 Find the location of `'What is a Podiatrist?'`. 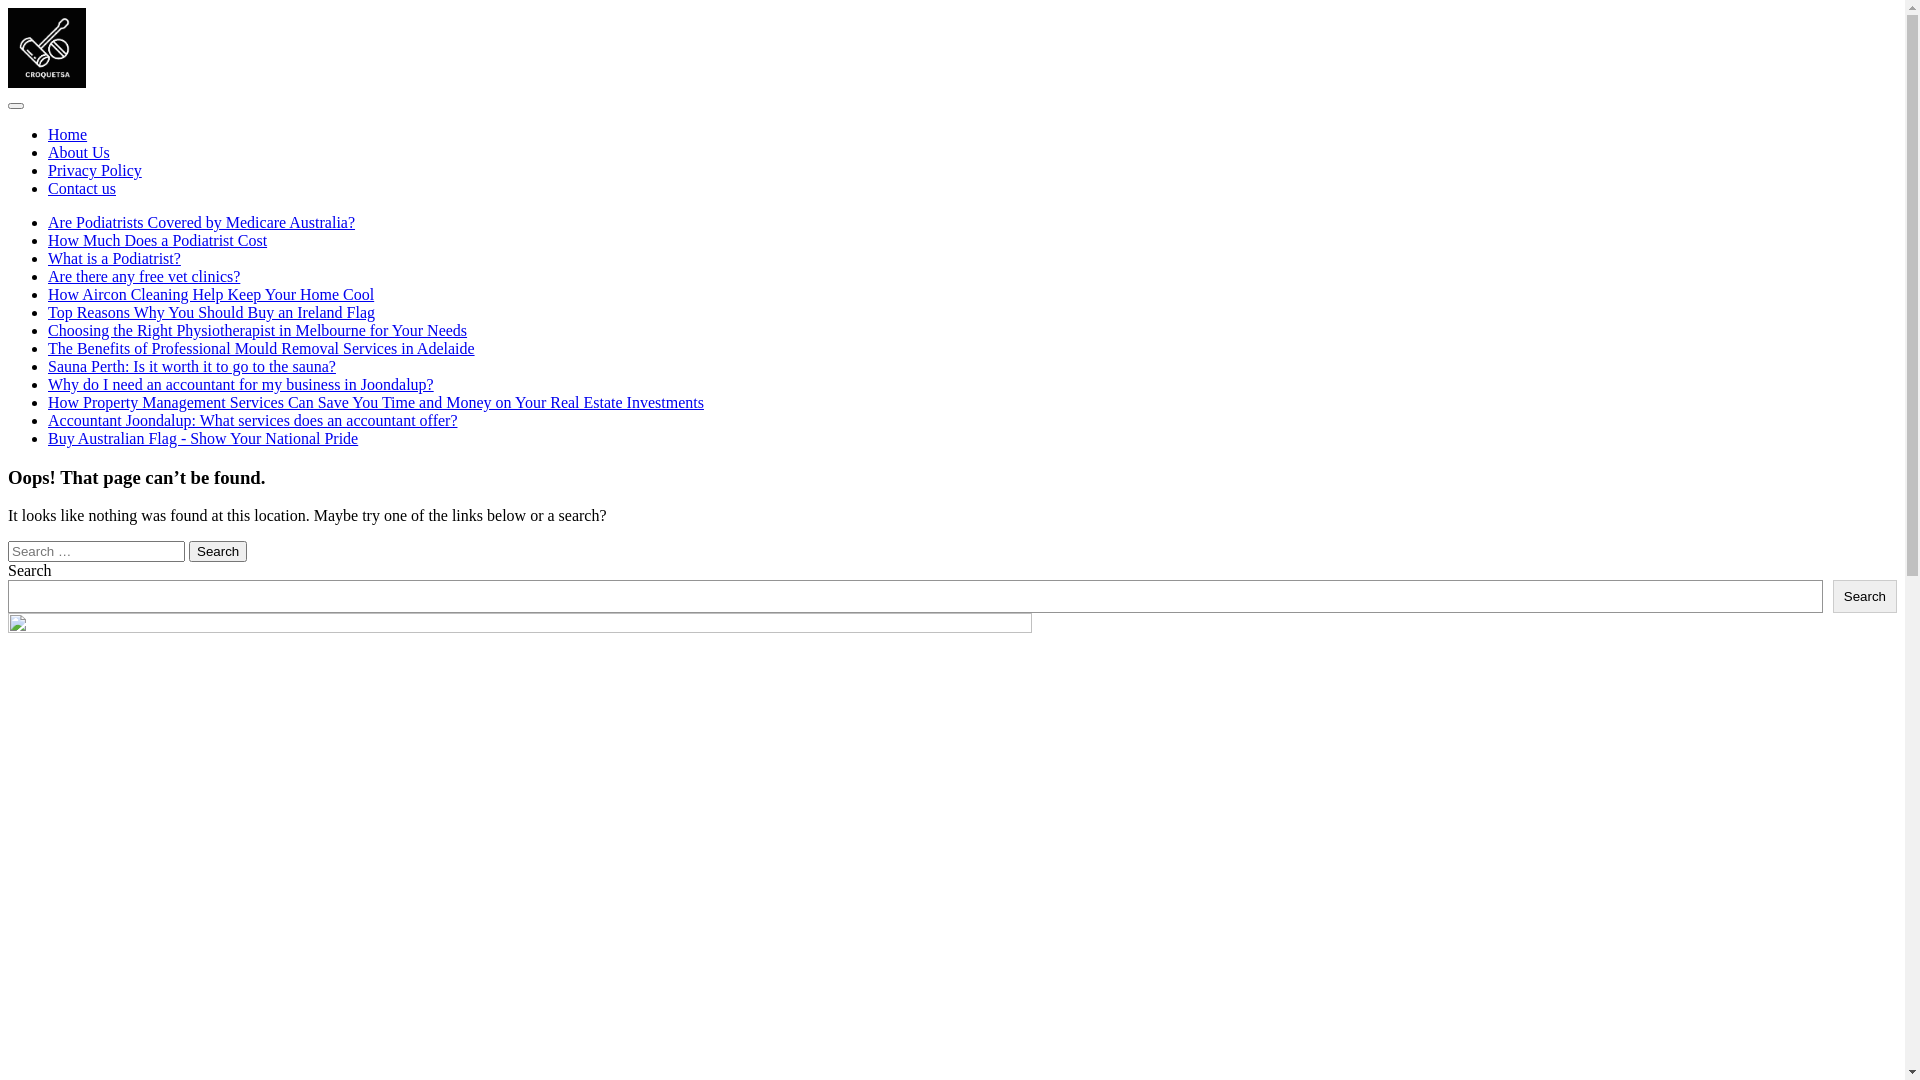

'What is a Podiatrist?' is located at coordinates (113, 257).